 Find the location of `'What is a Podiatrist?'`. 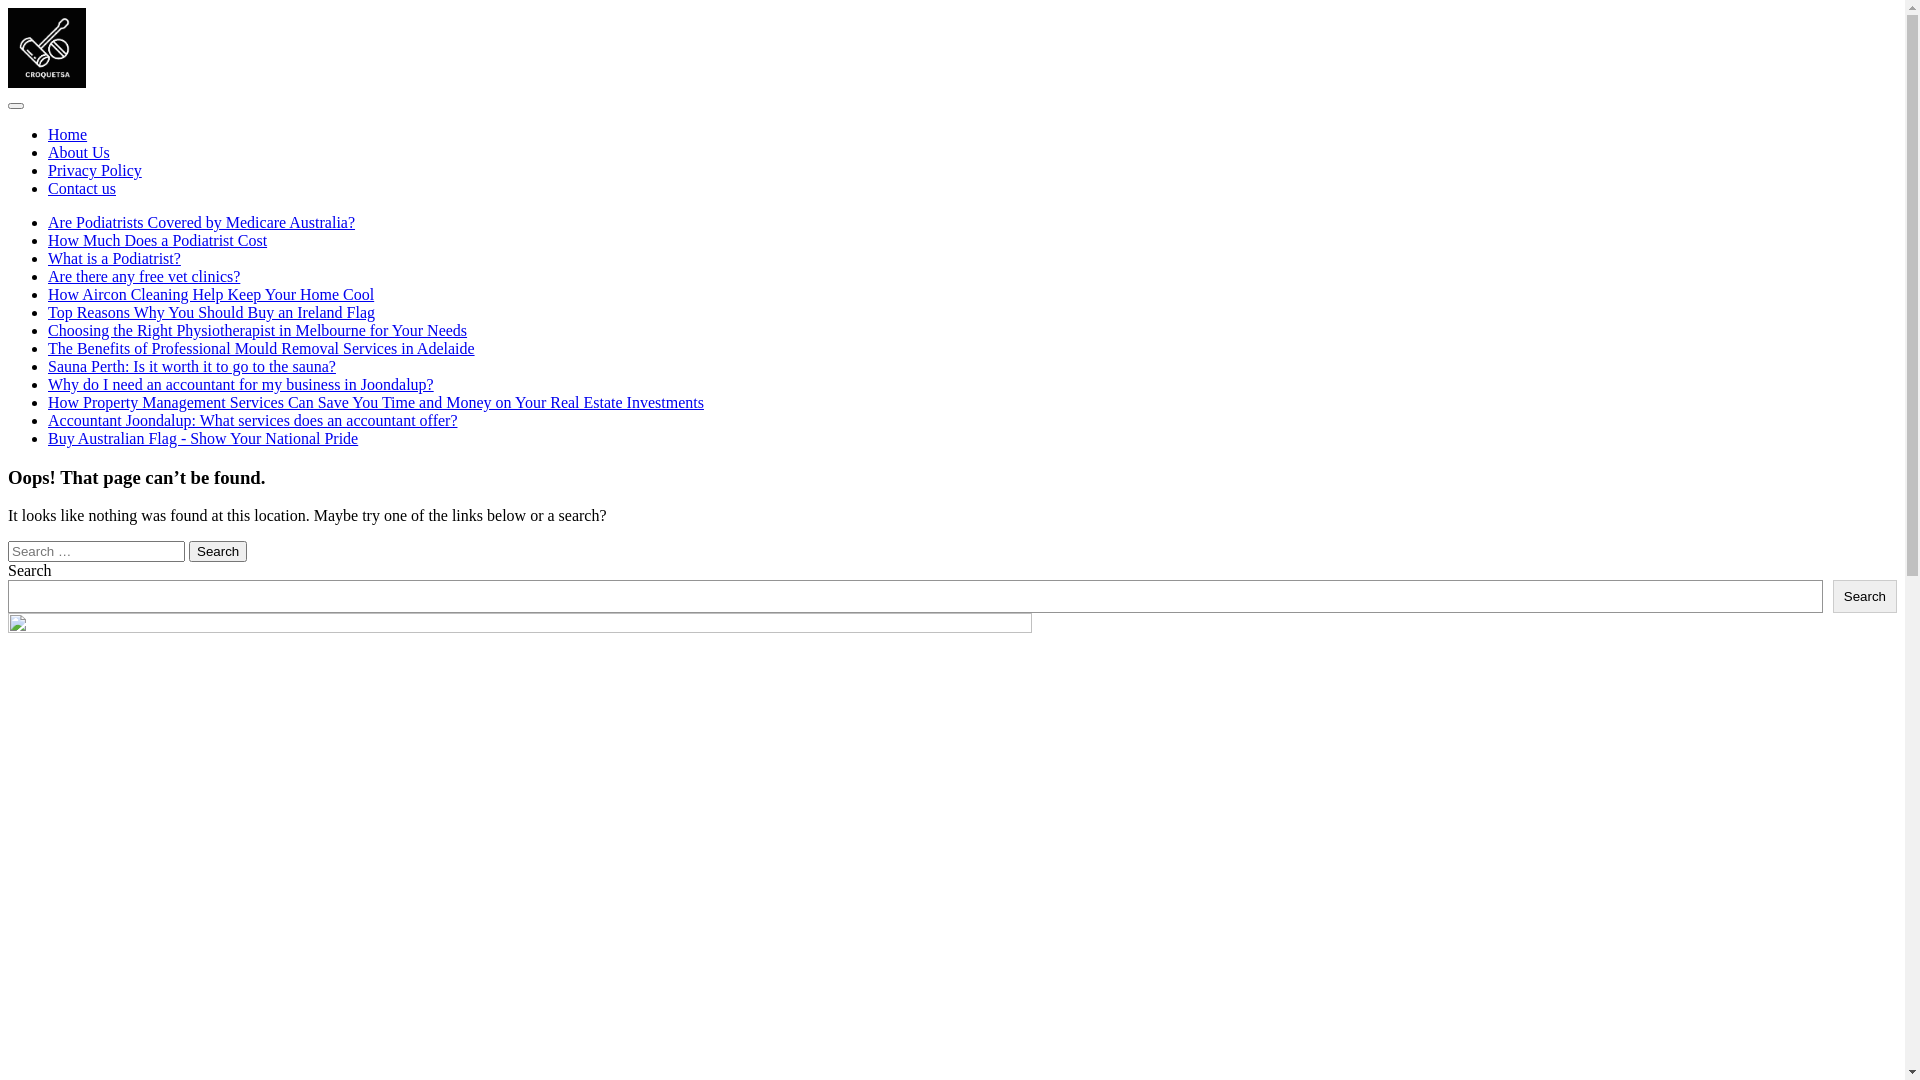

'What is a Podiatrist?' is located at coordinates (113, 257).